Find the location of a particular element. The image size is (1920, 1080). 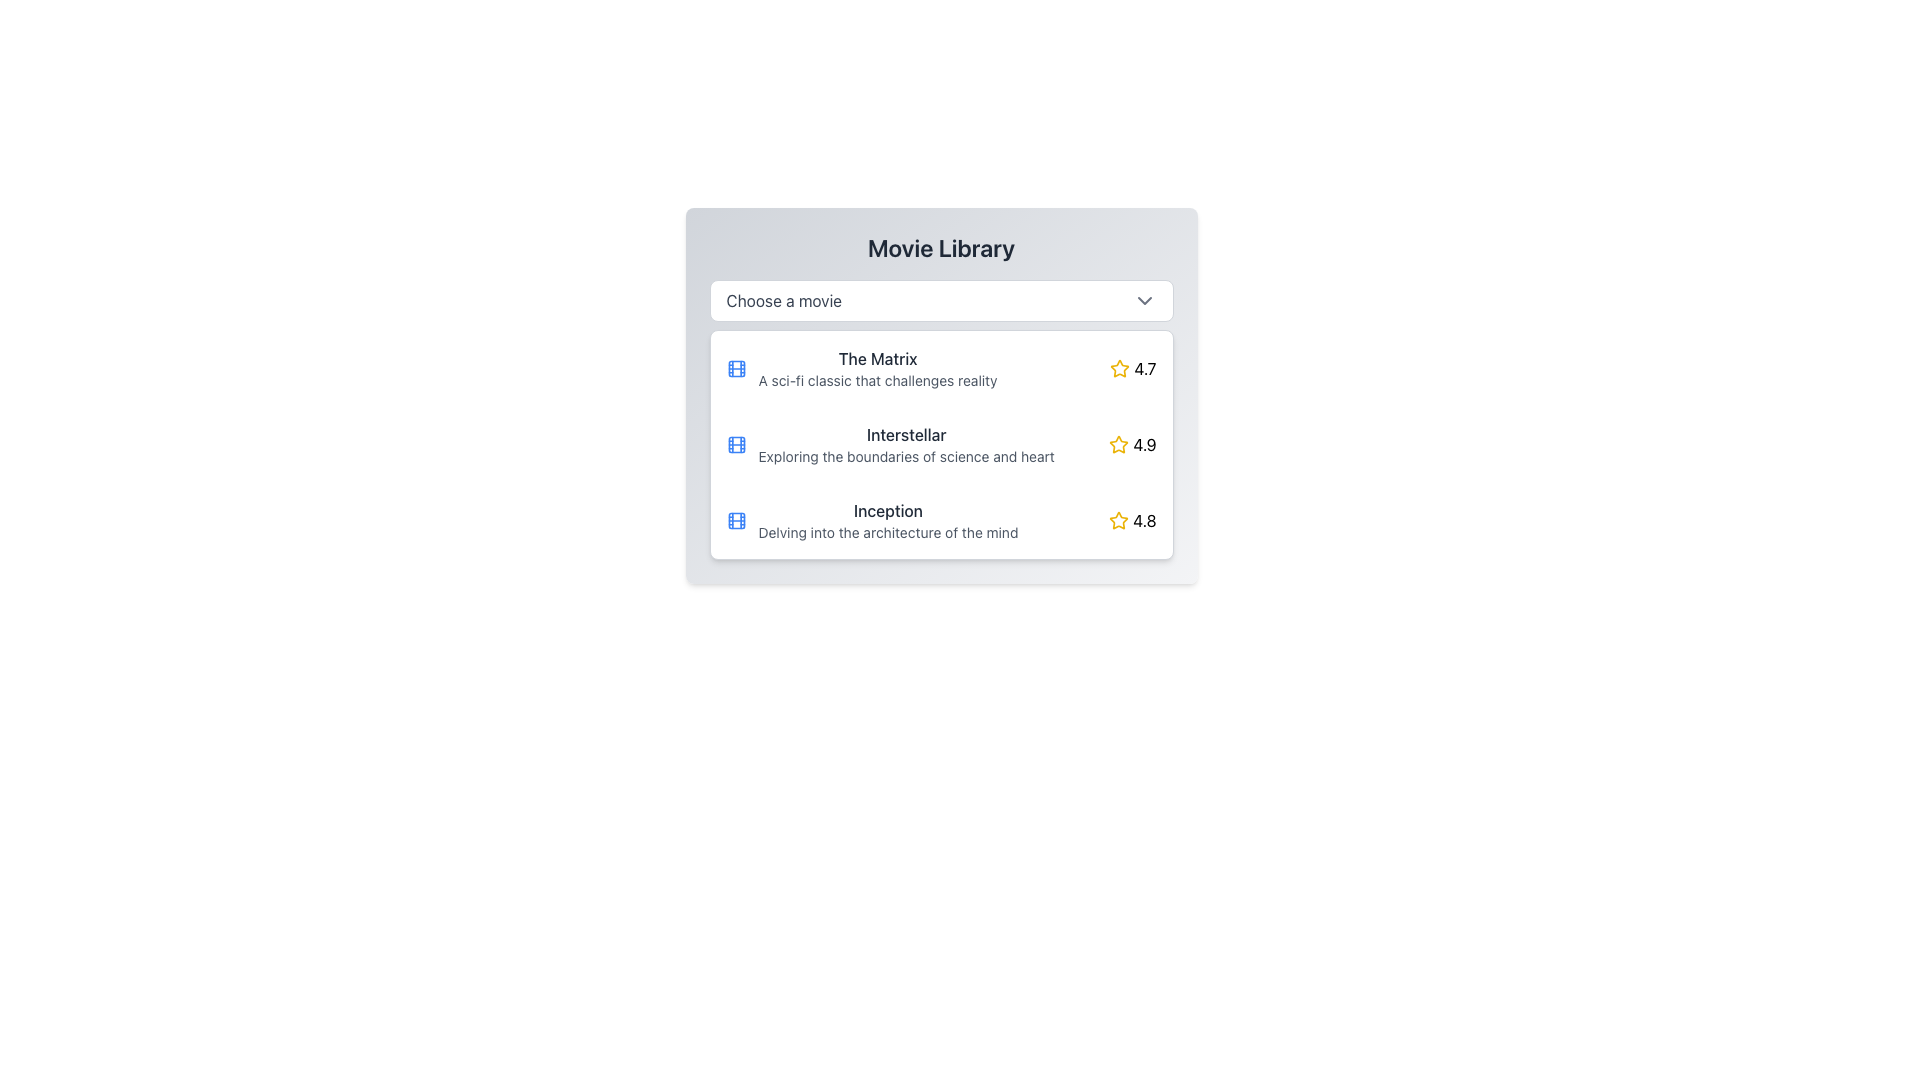

the rating display for the movie 'Inception', located in the third entry of the movie list, on the far right next to the text 'Inception' is located at coordinates (1132, 519).